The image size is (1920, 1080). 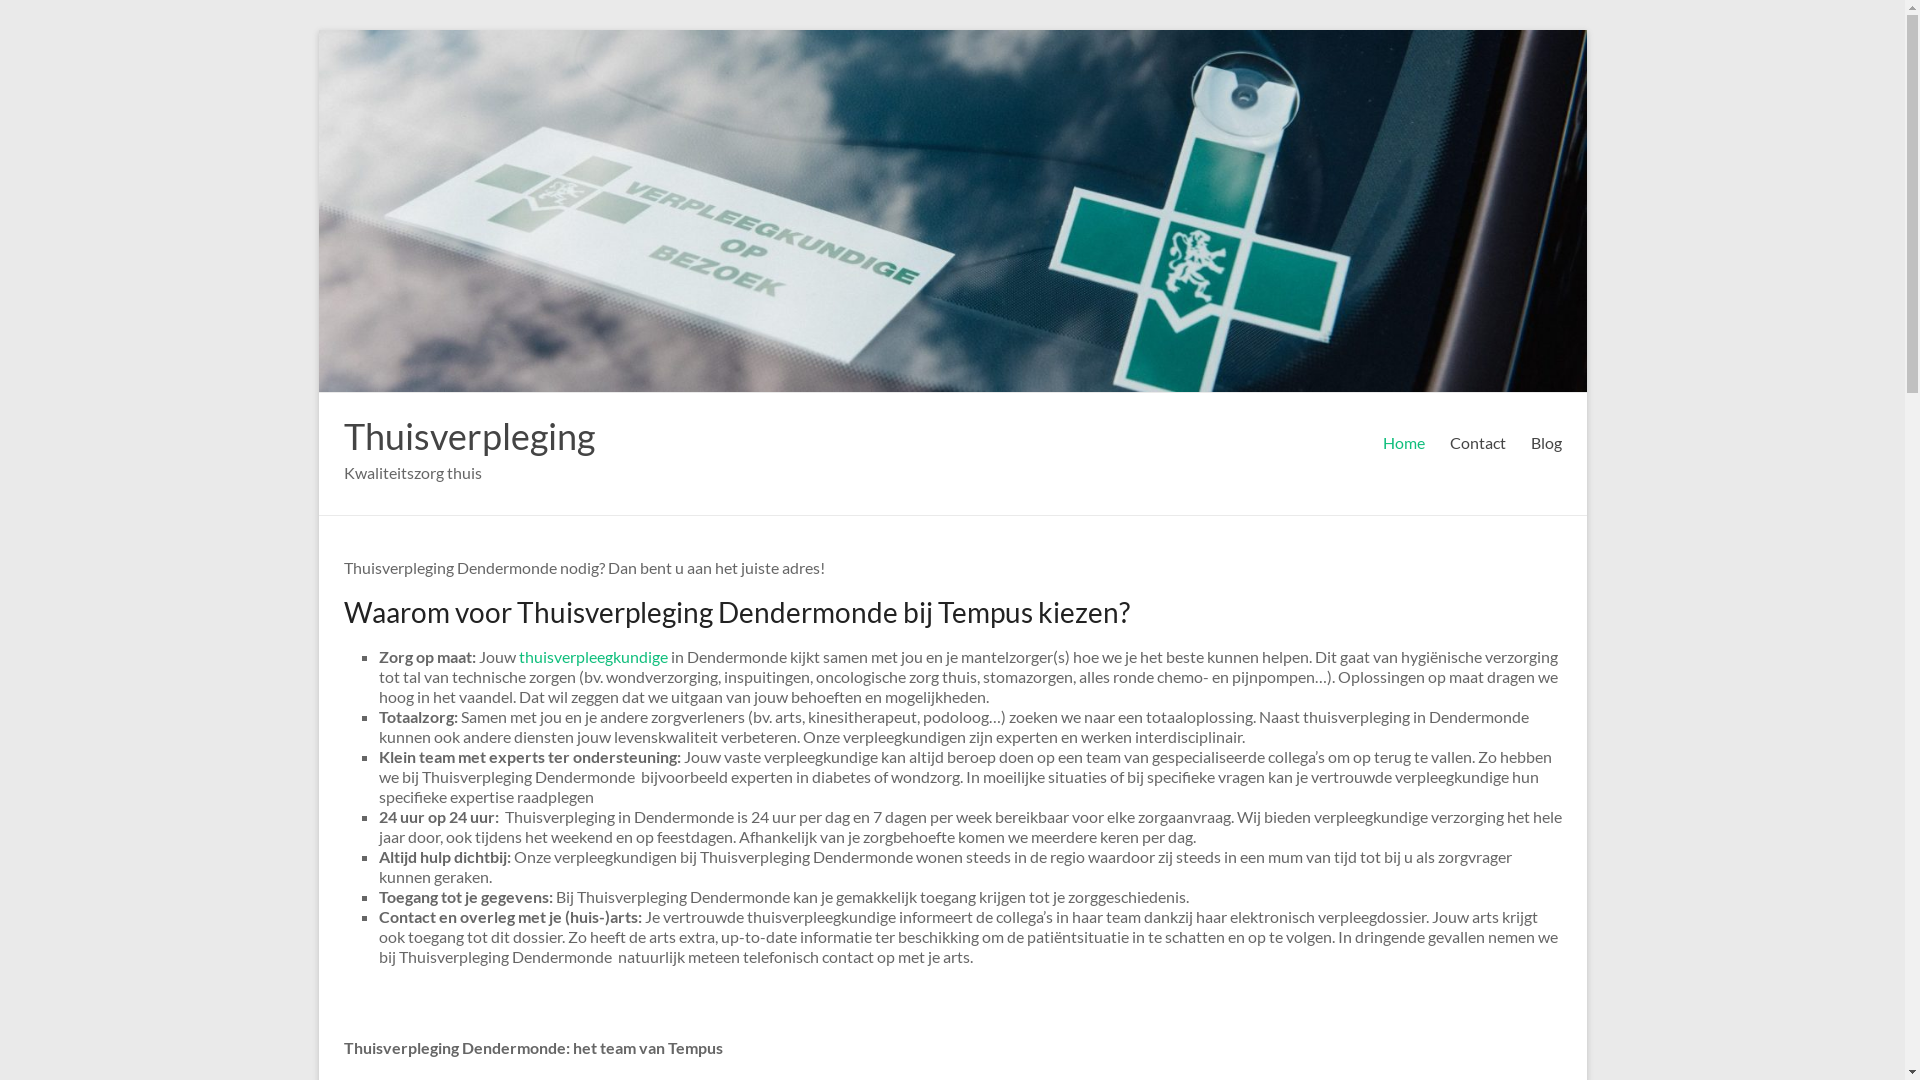 I want to click on 'Thuisverpleging', so click(x=468, y=434).